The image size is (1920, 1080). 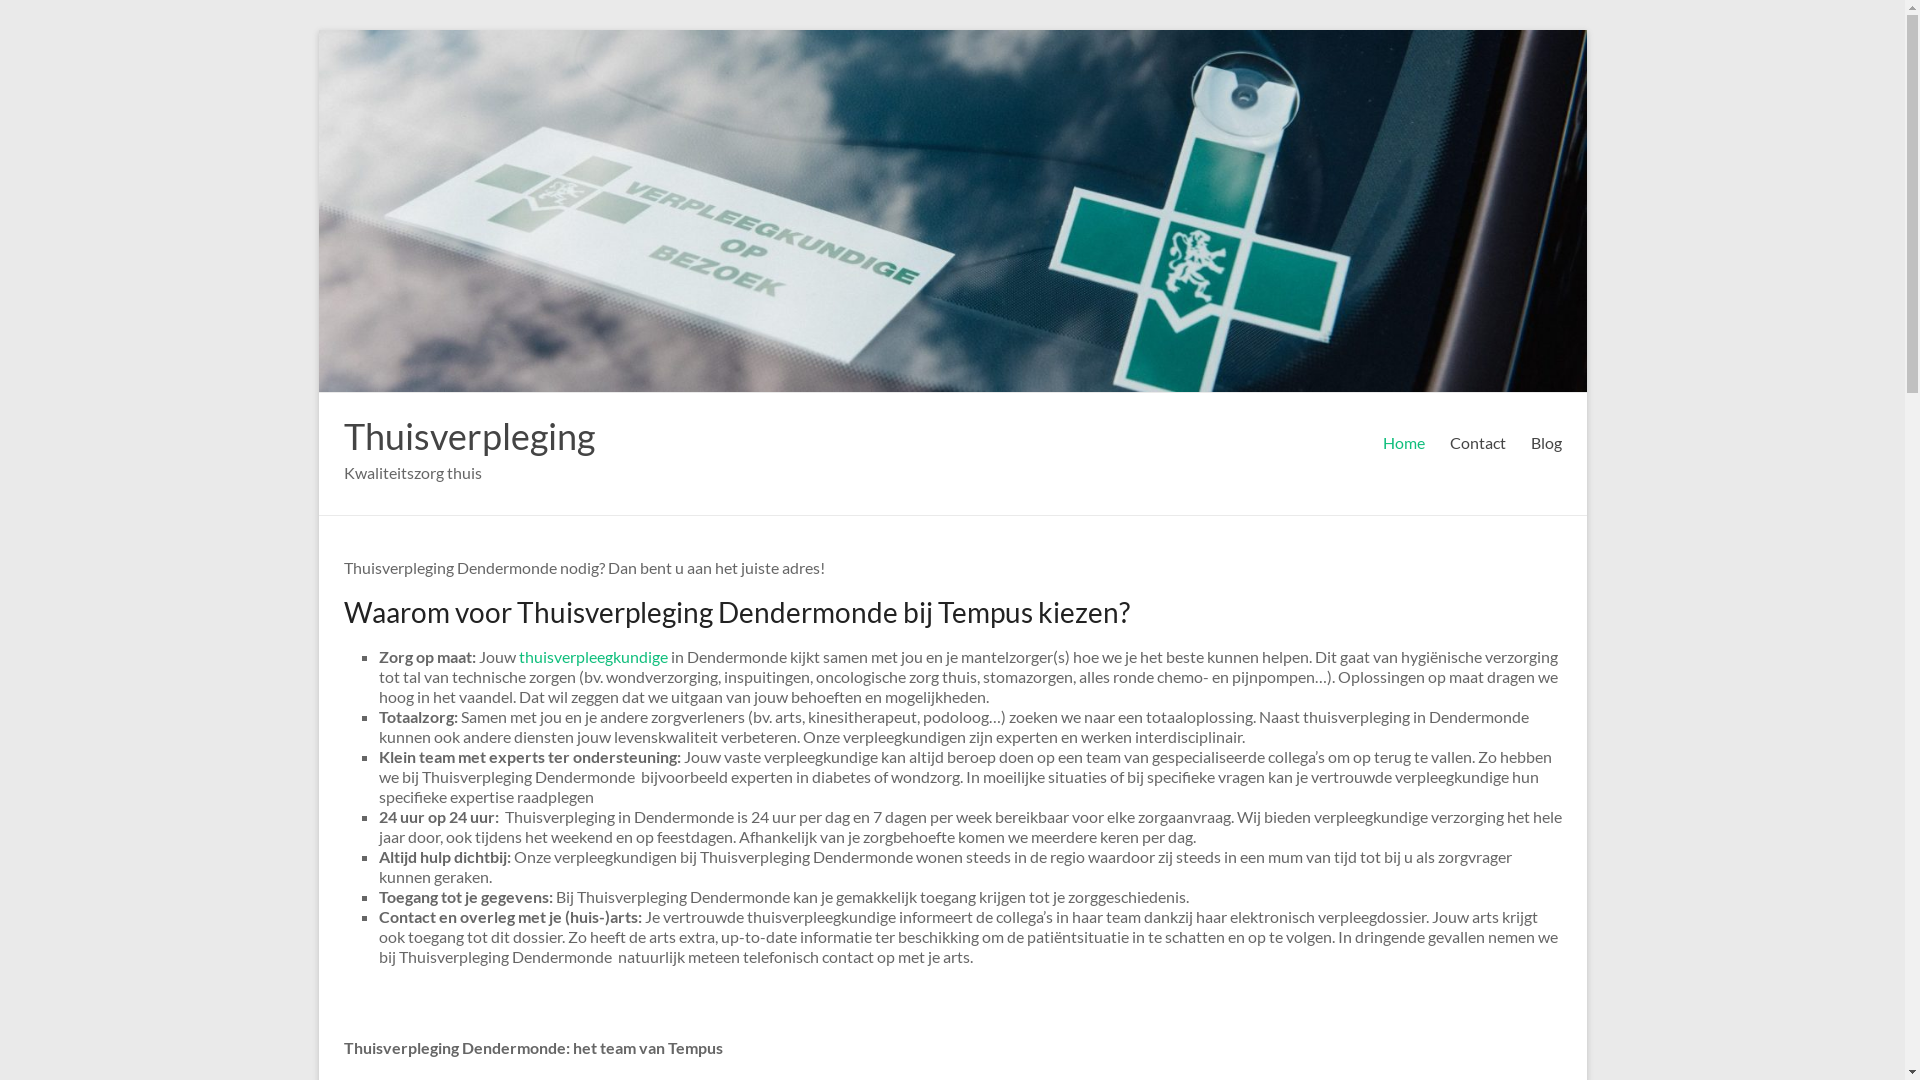 I want to click on 'Thuisverpleging', so click(x=468, y=434).